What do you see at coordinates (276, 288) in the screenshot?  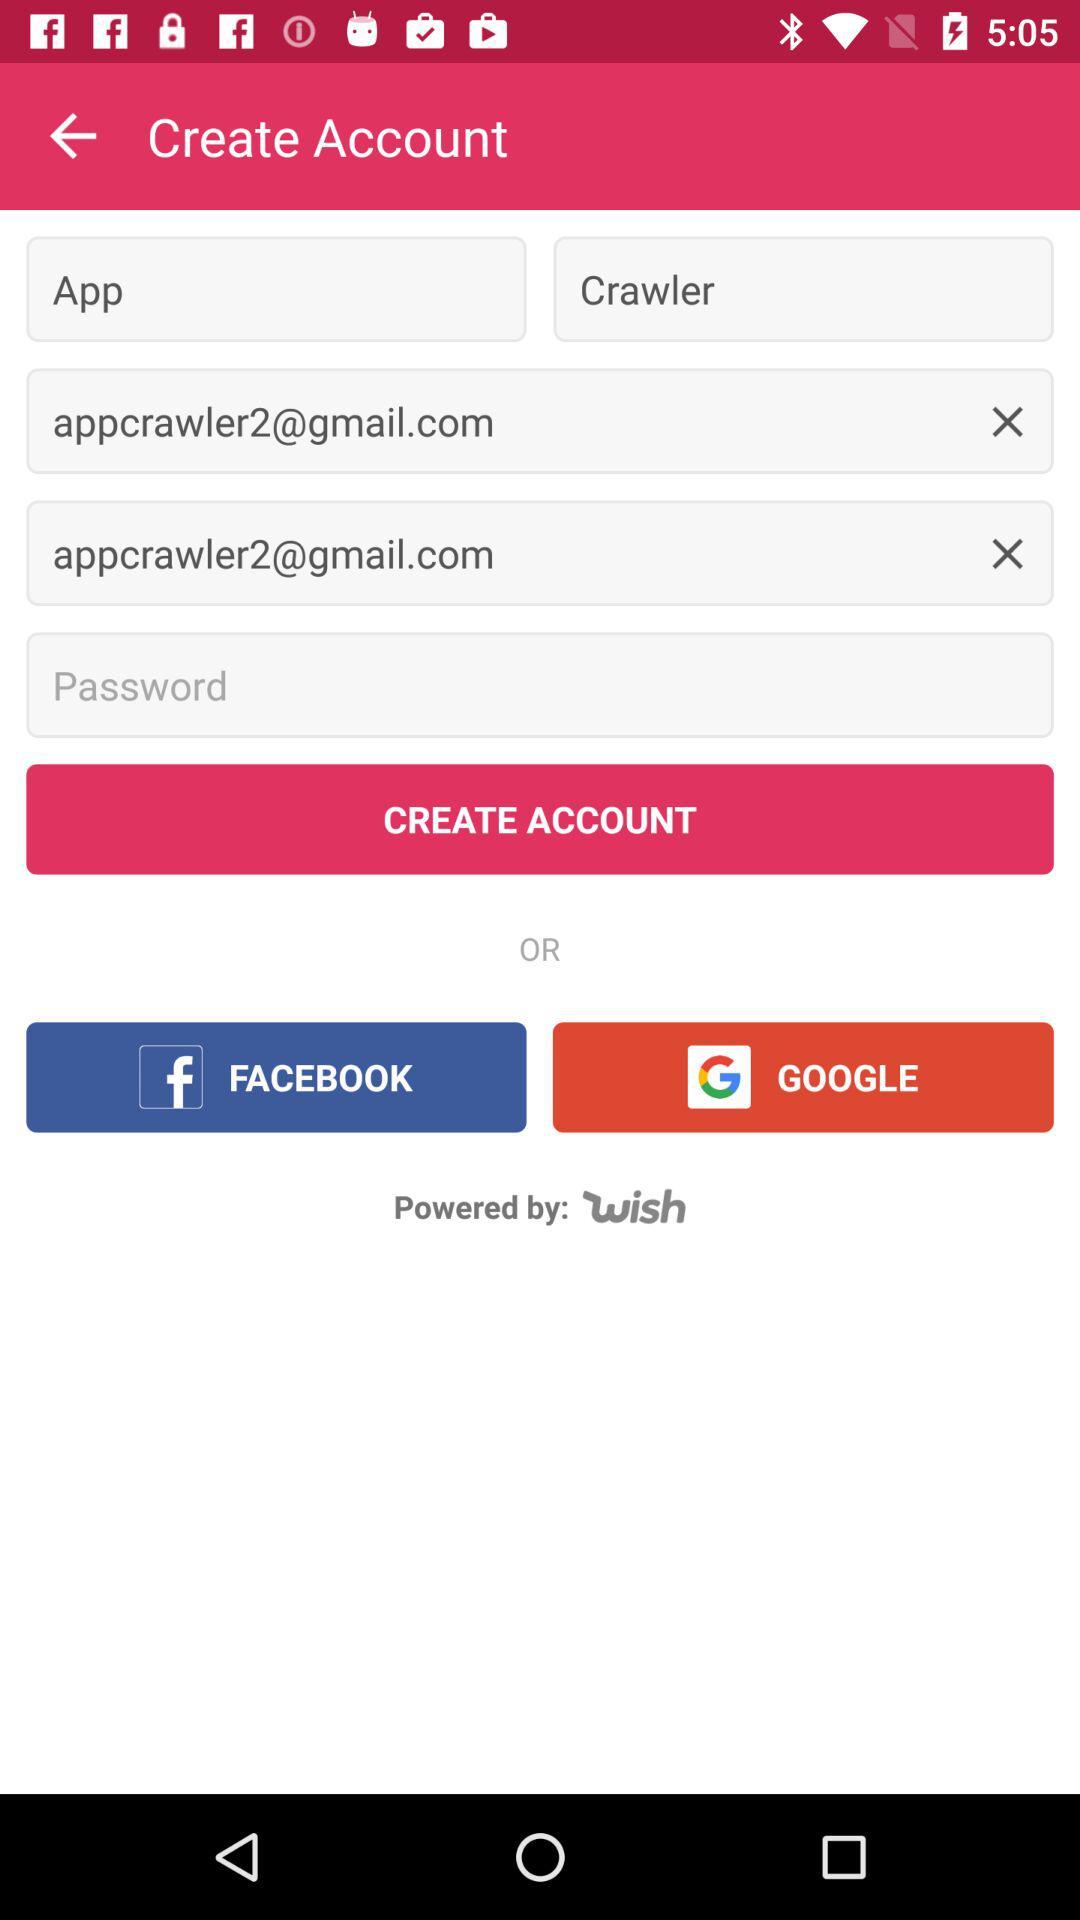 I see `item to the left of crawler` at bounding box center [276, 288].